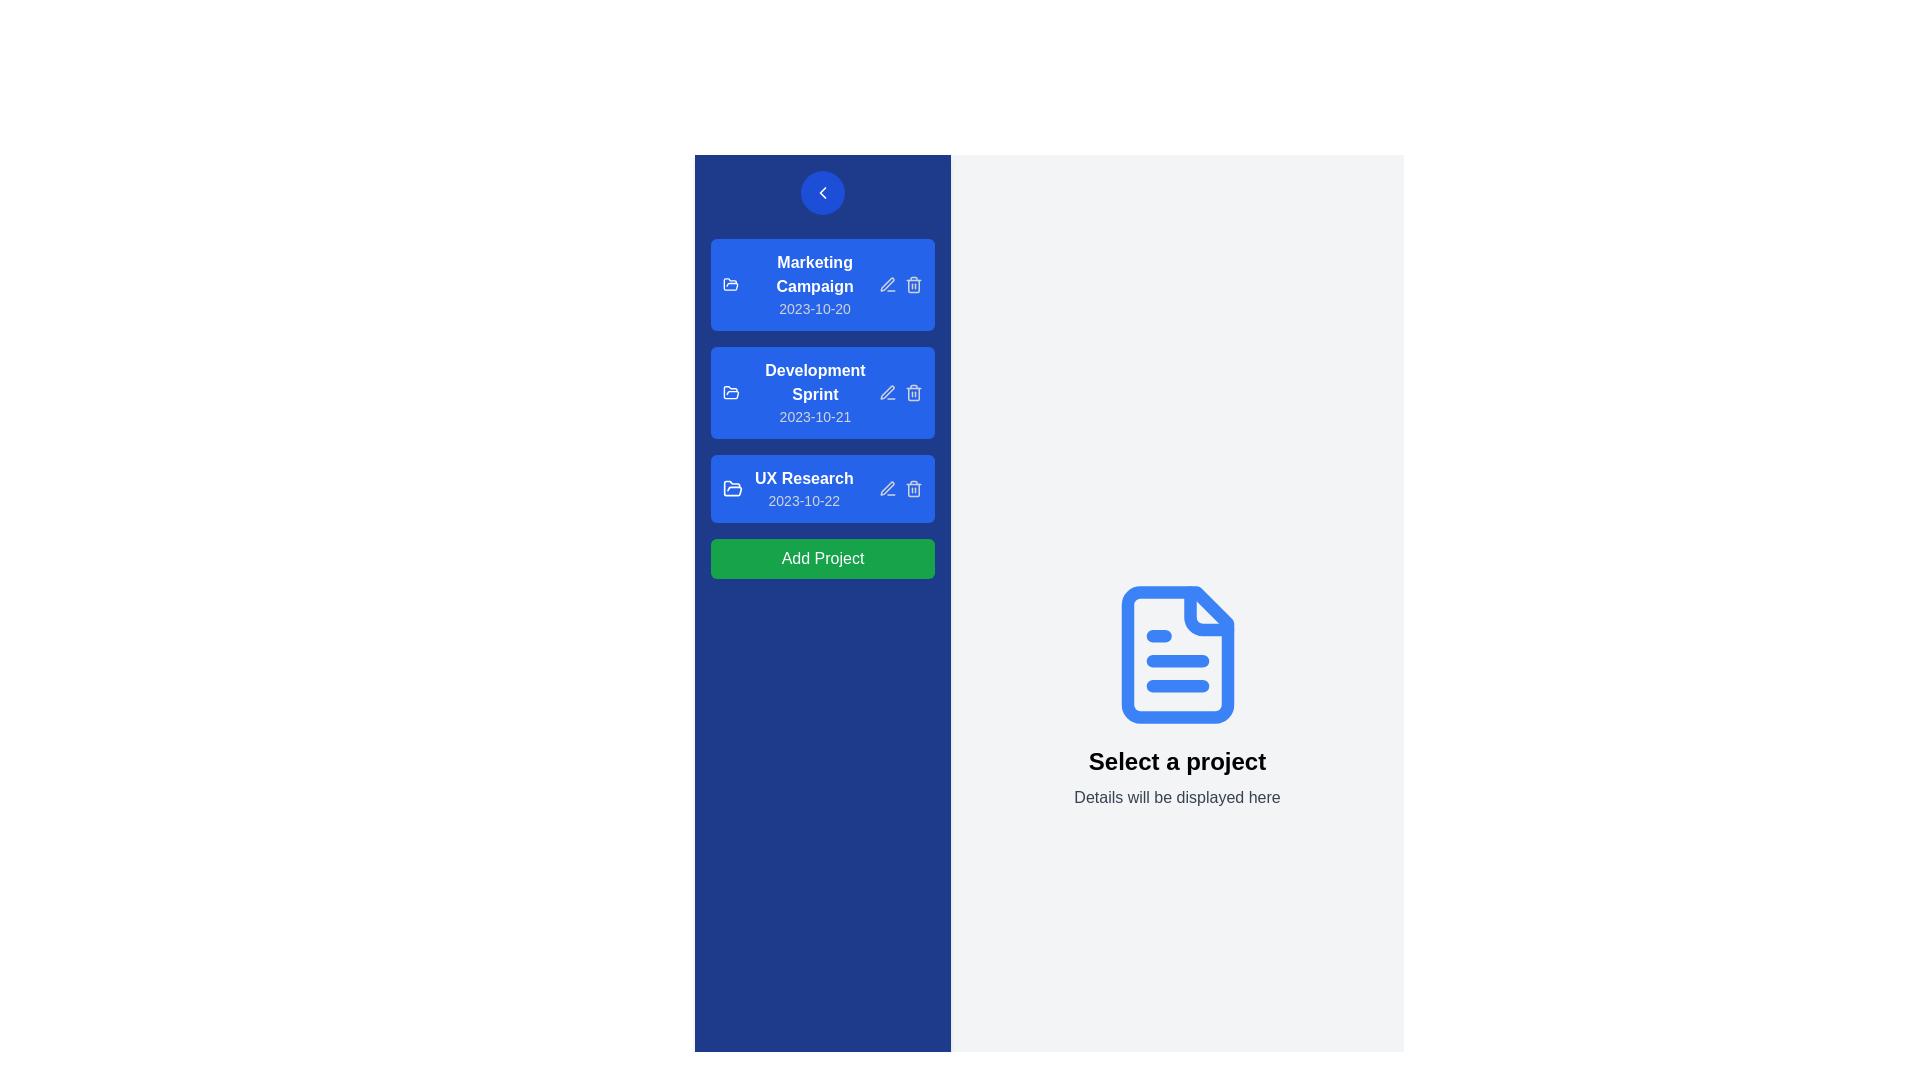  I want to click on the pen-like edit icon, so click(887, 393).